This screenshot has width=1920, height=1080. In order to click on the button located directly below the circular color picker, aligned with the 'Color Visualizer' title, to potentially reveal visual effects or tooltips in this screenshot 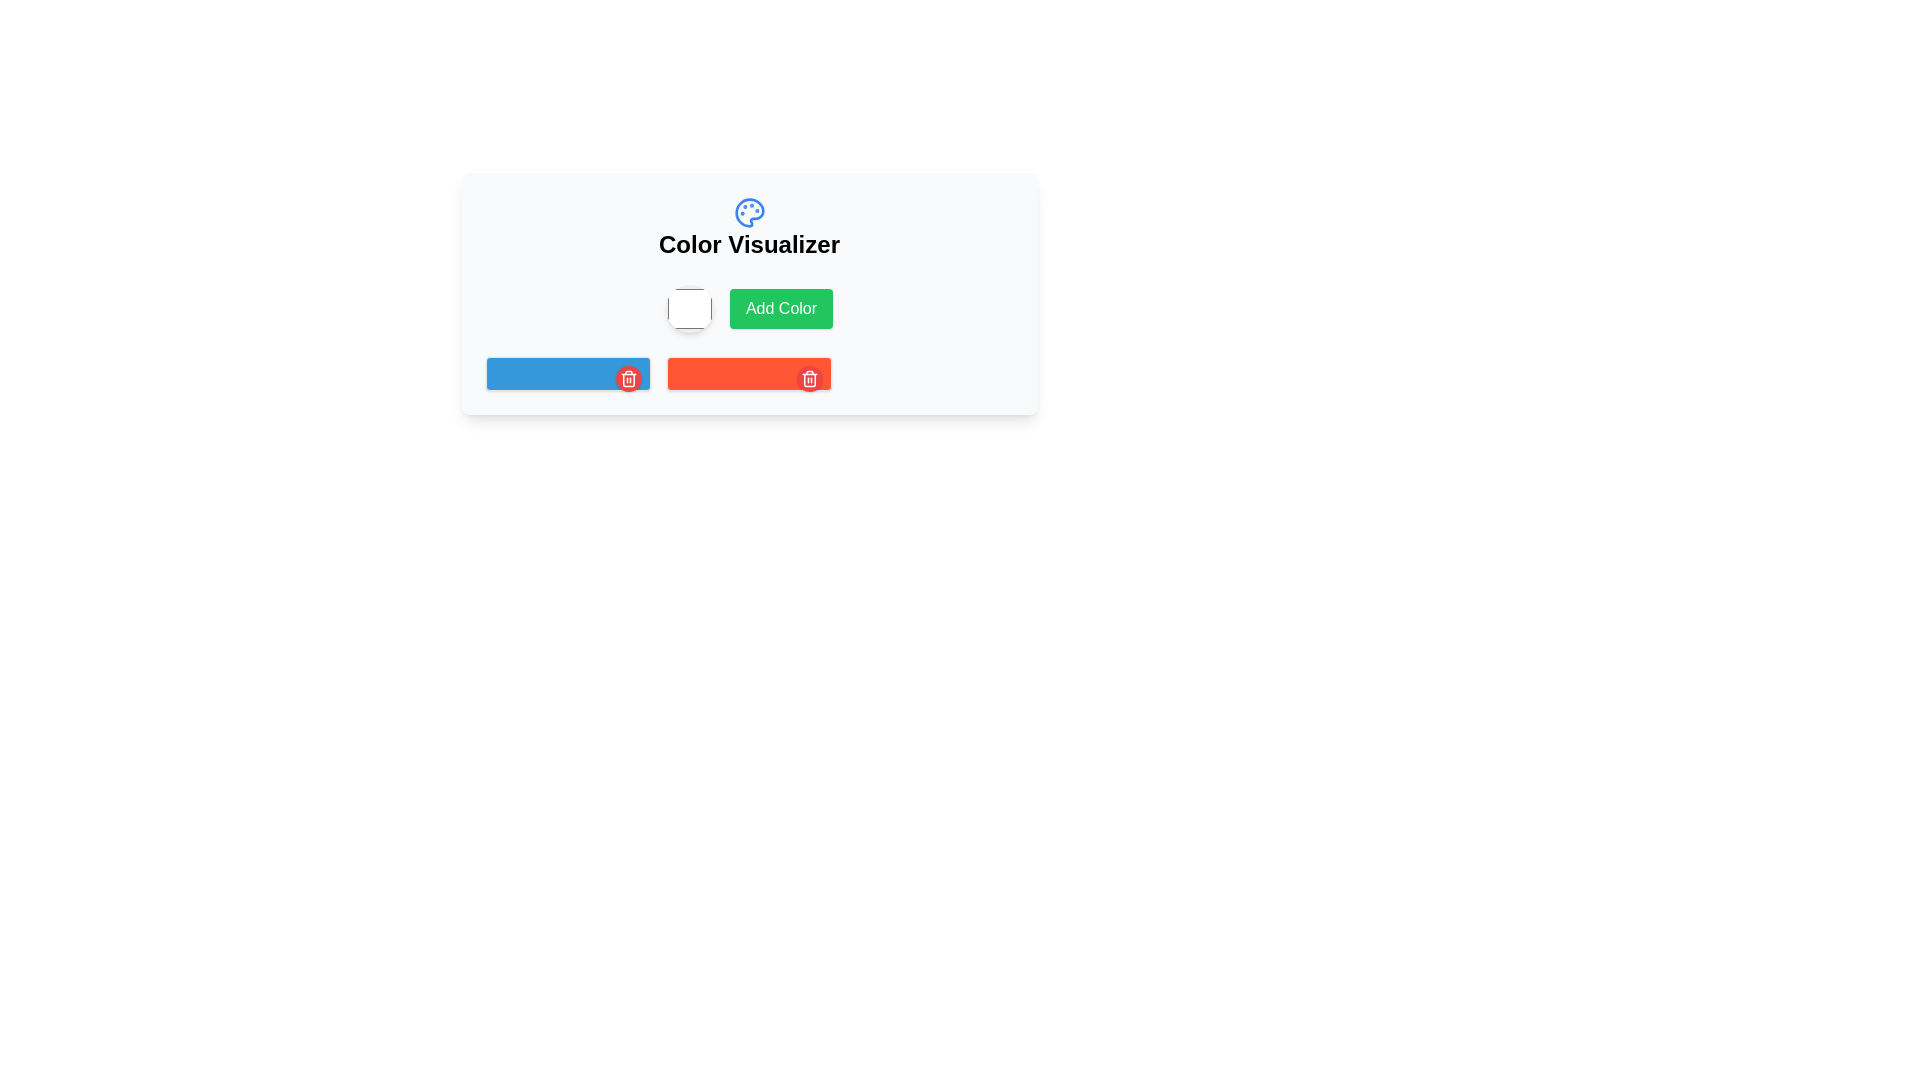, I will do `click(748, 293)`.